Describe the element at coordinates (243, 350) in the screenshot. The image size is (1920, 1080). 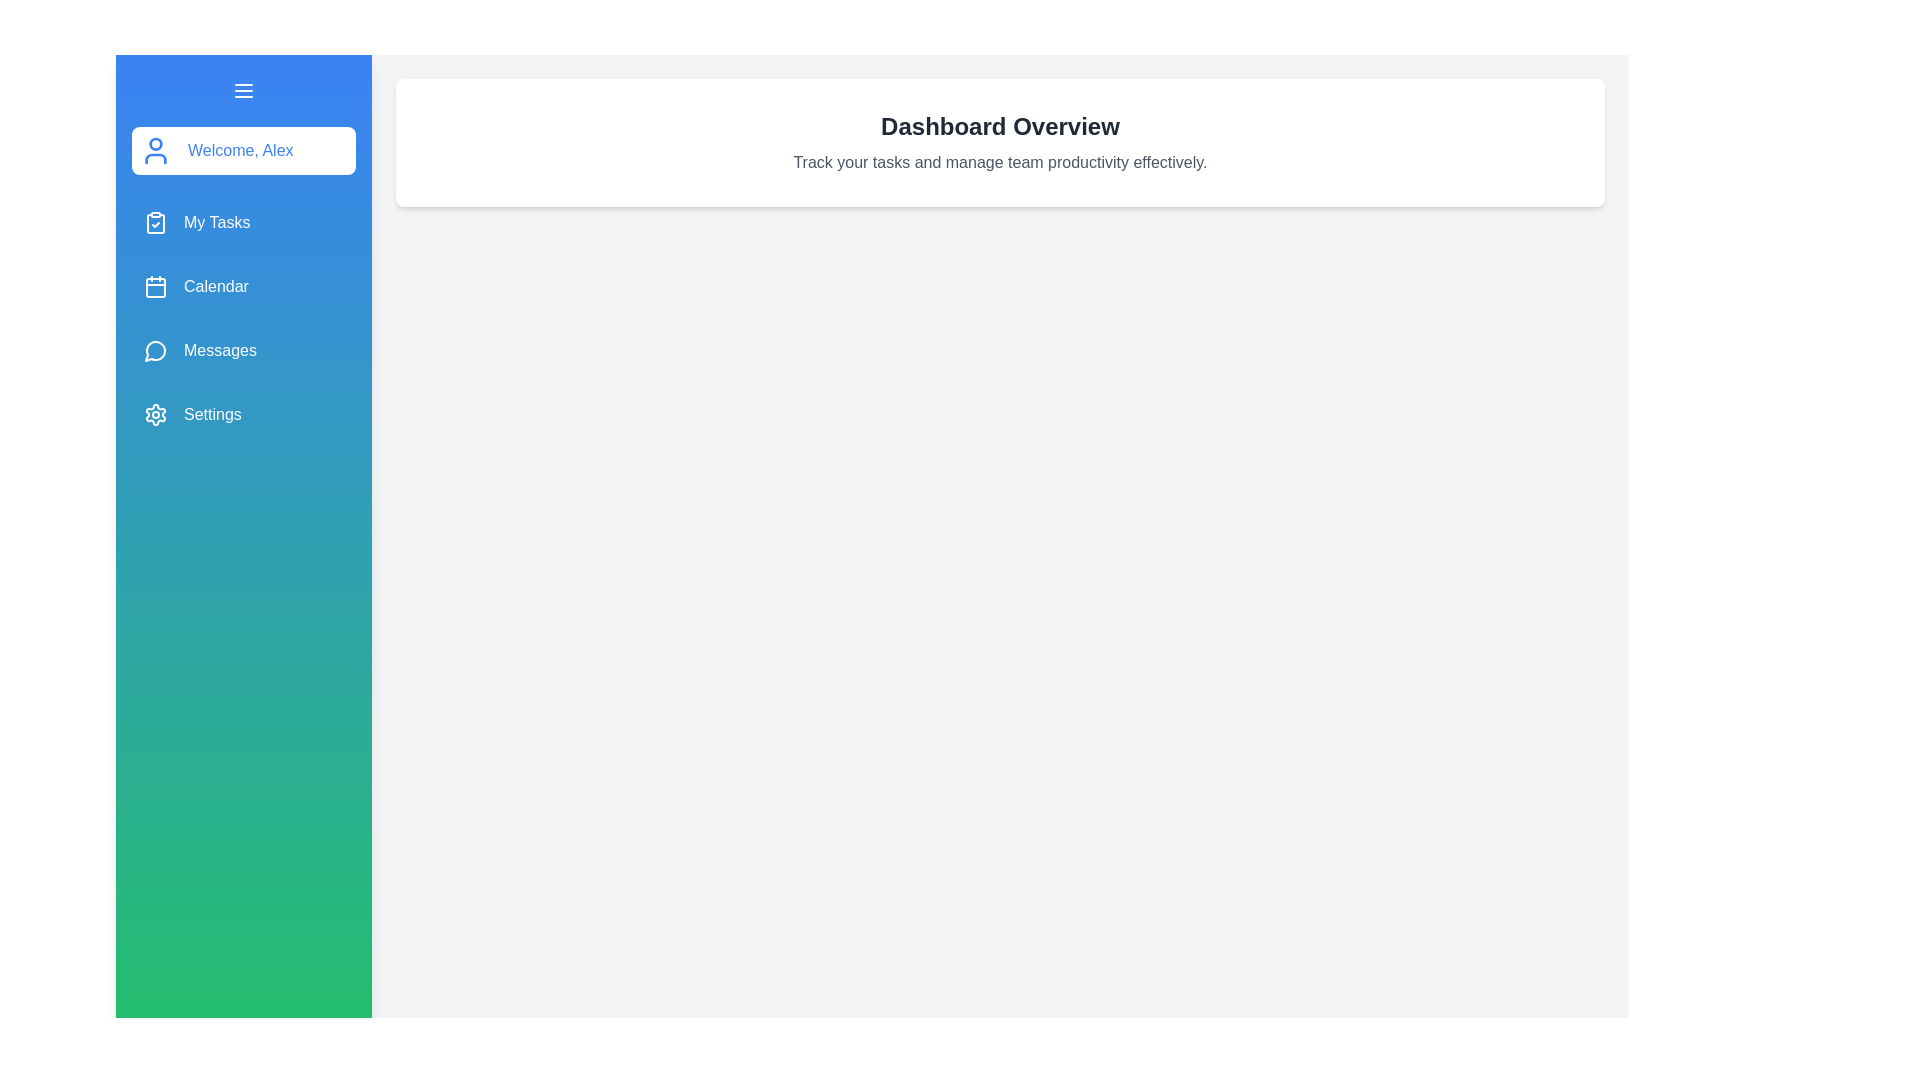
I see `the 'Messages' menu item` at that location.